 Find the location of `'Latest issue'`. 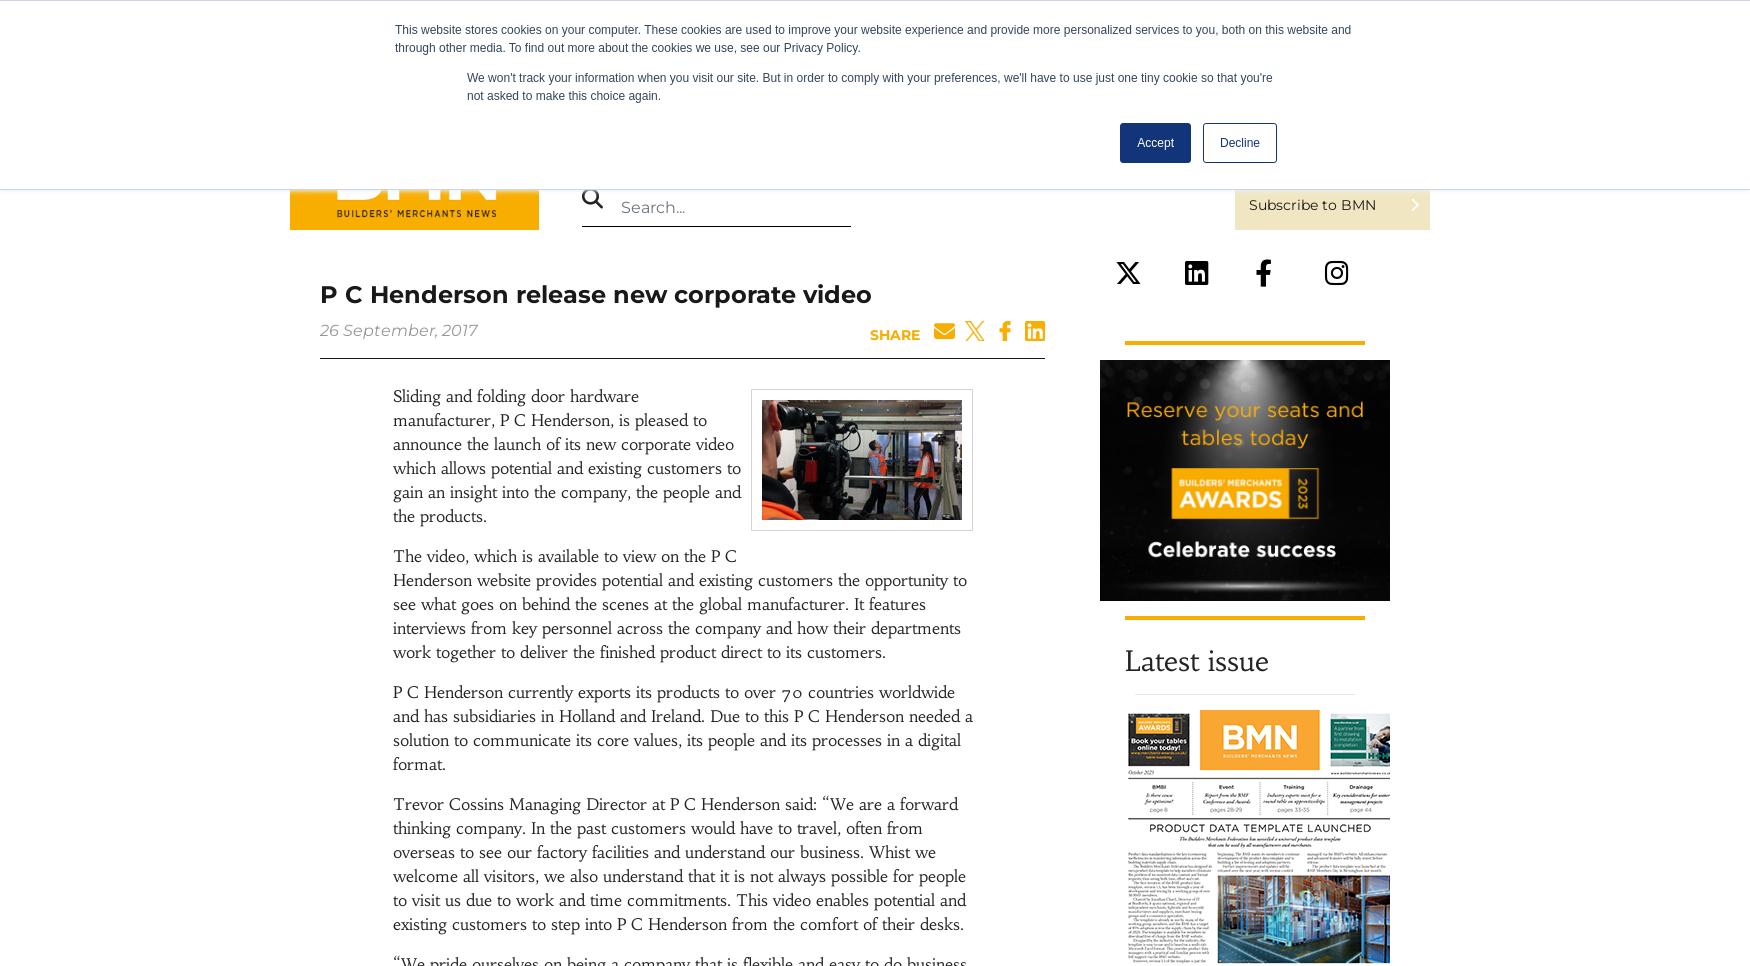

'Latest issue' is located at coordinates (1197, 661).